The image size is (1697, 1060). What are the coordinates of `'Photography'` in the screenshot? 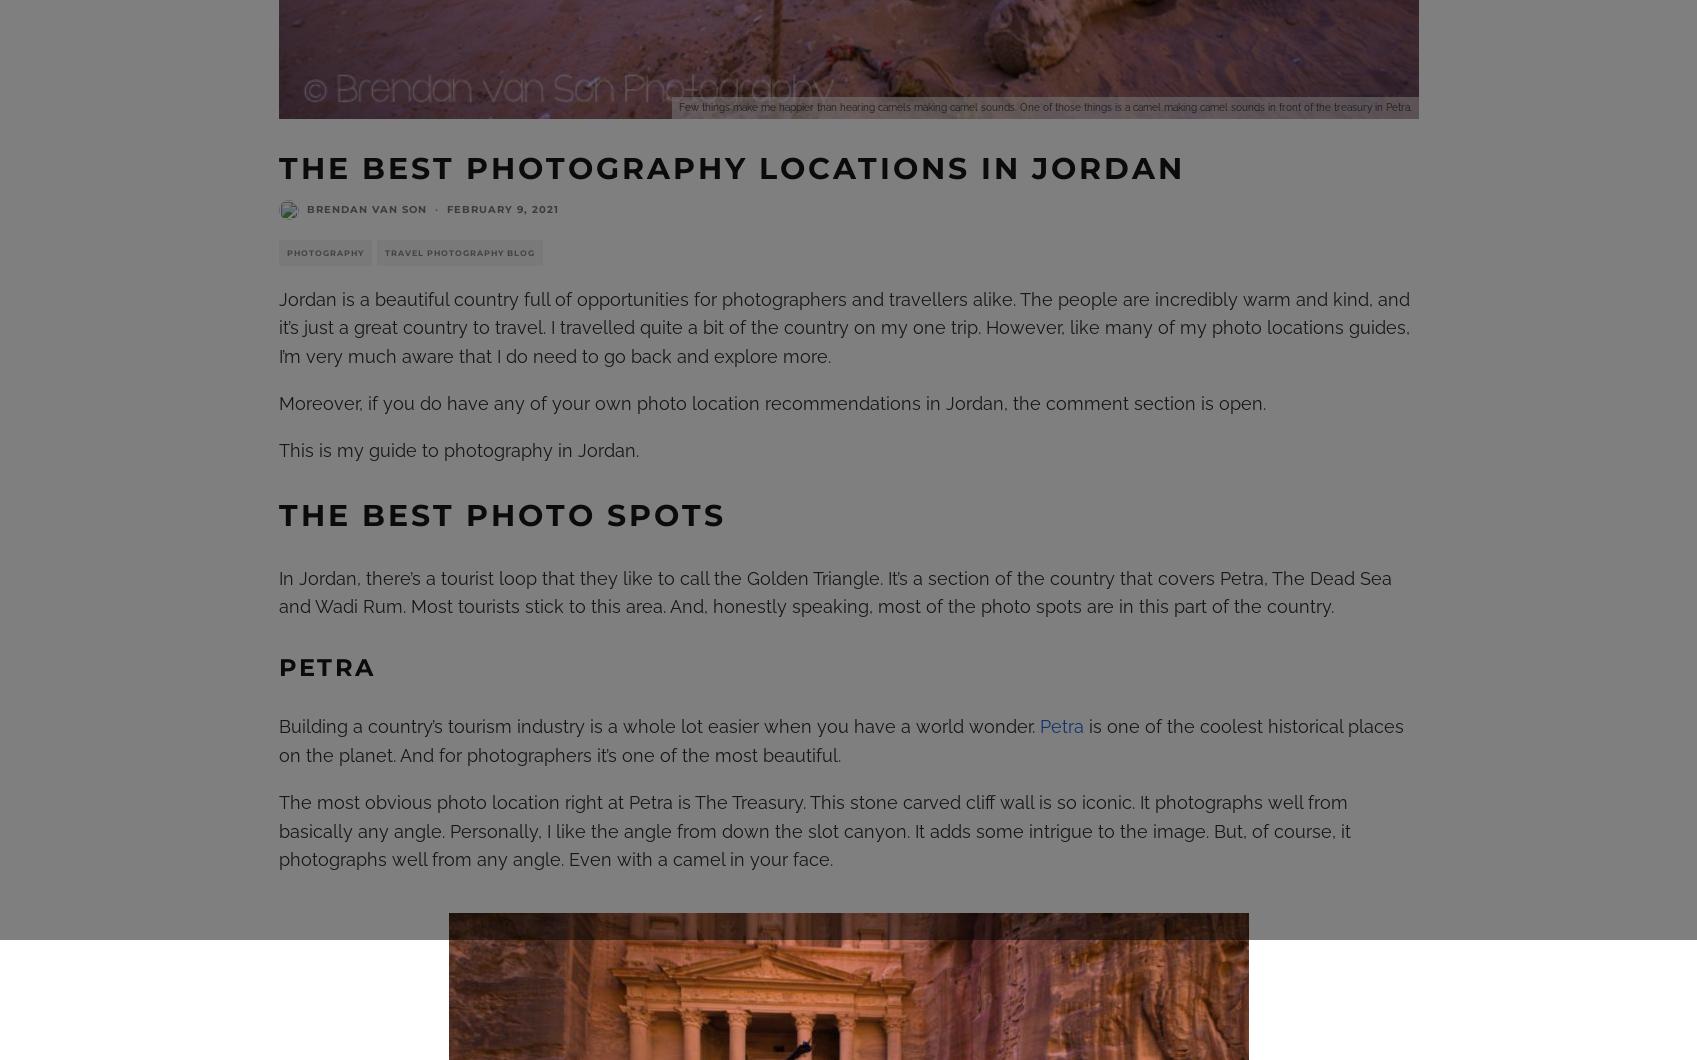 It's located at (284, 250).